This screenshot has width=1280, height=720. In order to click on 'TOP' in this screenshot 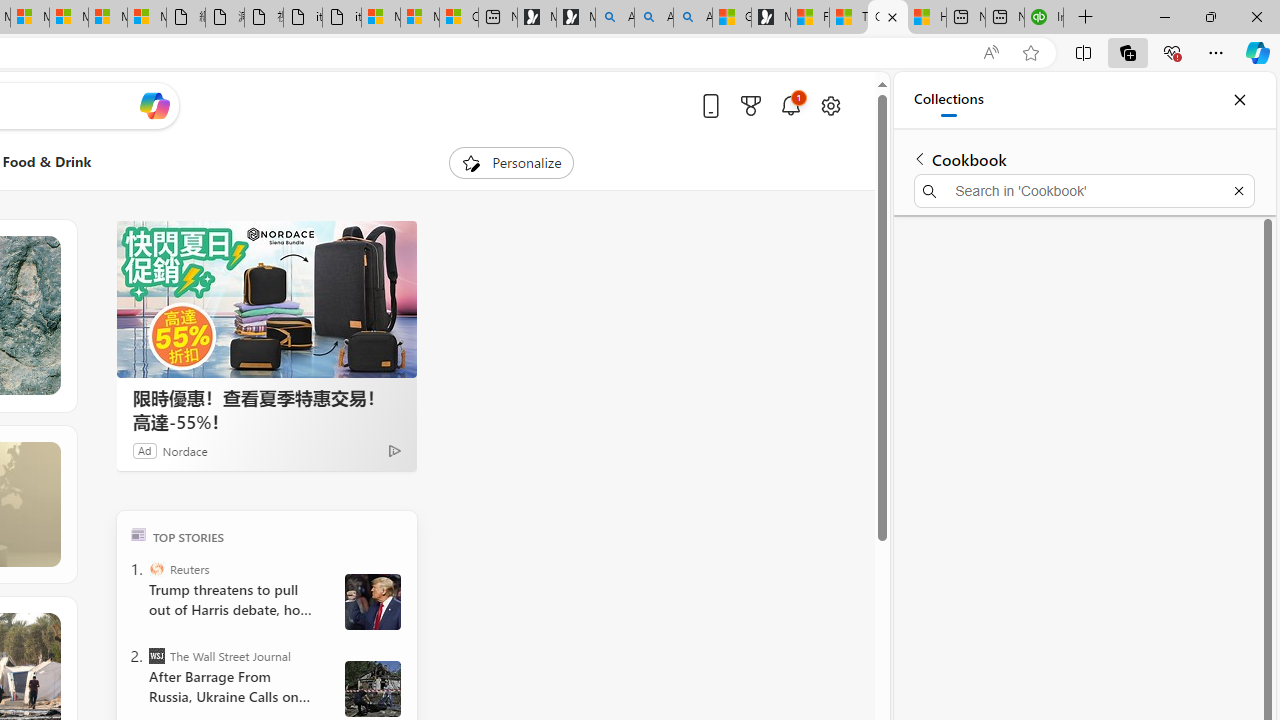, I will do `click(137, 533)`.